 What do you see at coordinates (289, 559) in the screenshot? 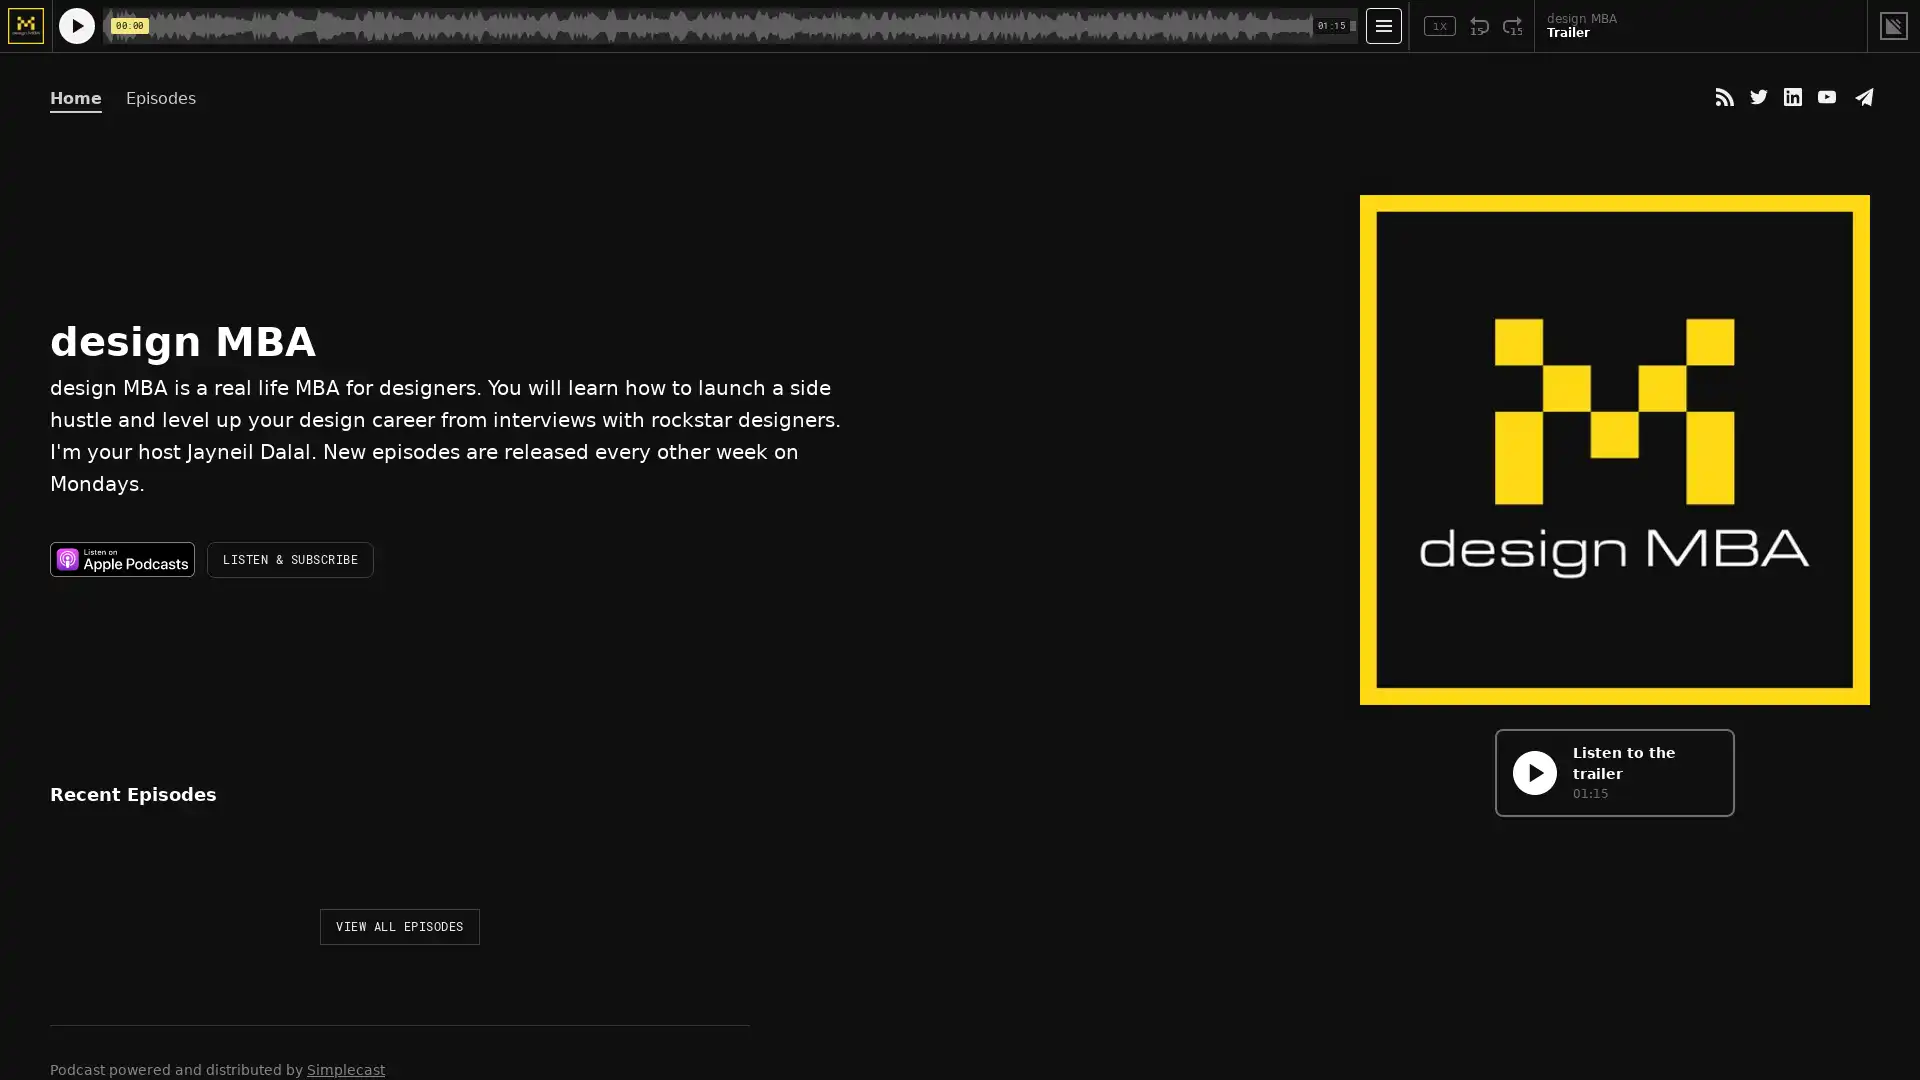
I see `LISTEN & SUBSCRIBE` at bounding box center [289, 559].